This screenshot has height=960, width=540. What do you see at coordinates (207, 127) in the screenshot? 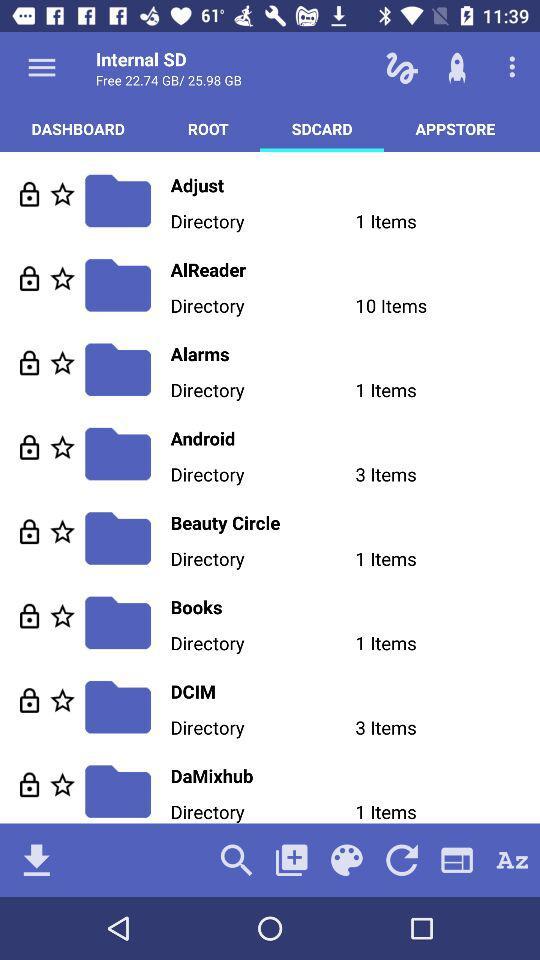
I see `icon next to dashboard icon` at bounding box center [207, 127].